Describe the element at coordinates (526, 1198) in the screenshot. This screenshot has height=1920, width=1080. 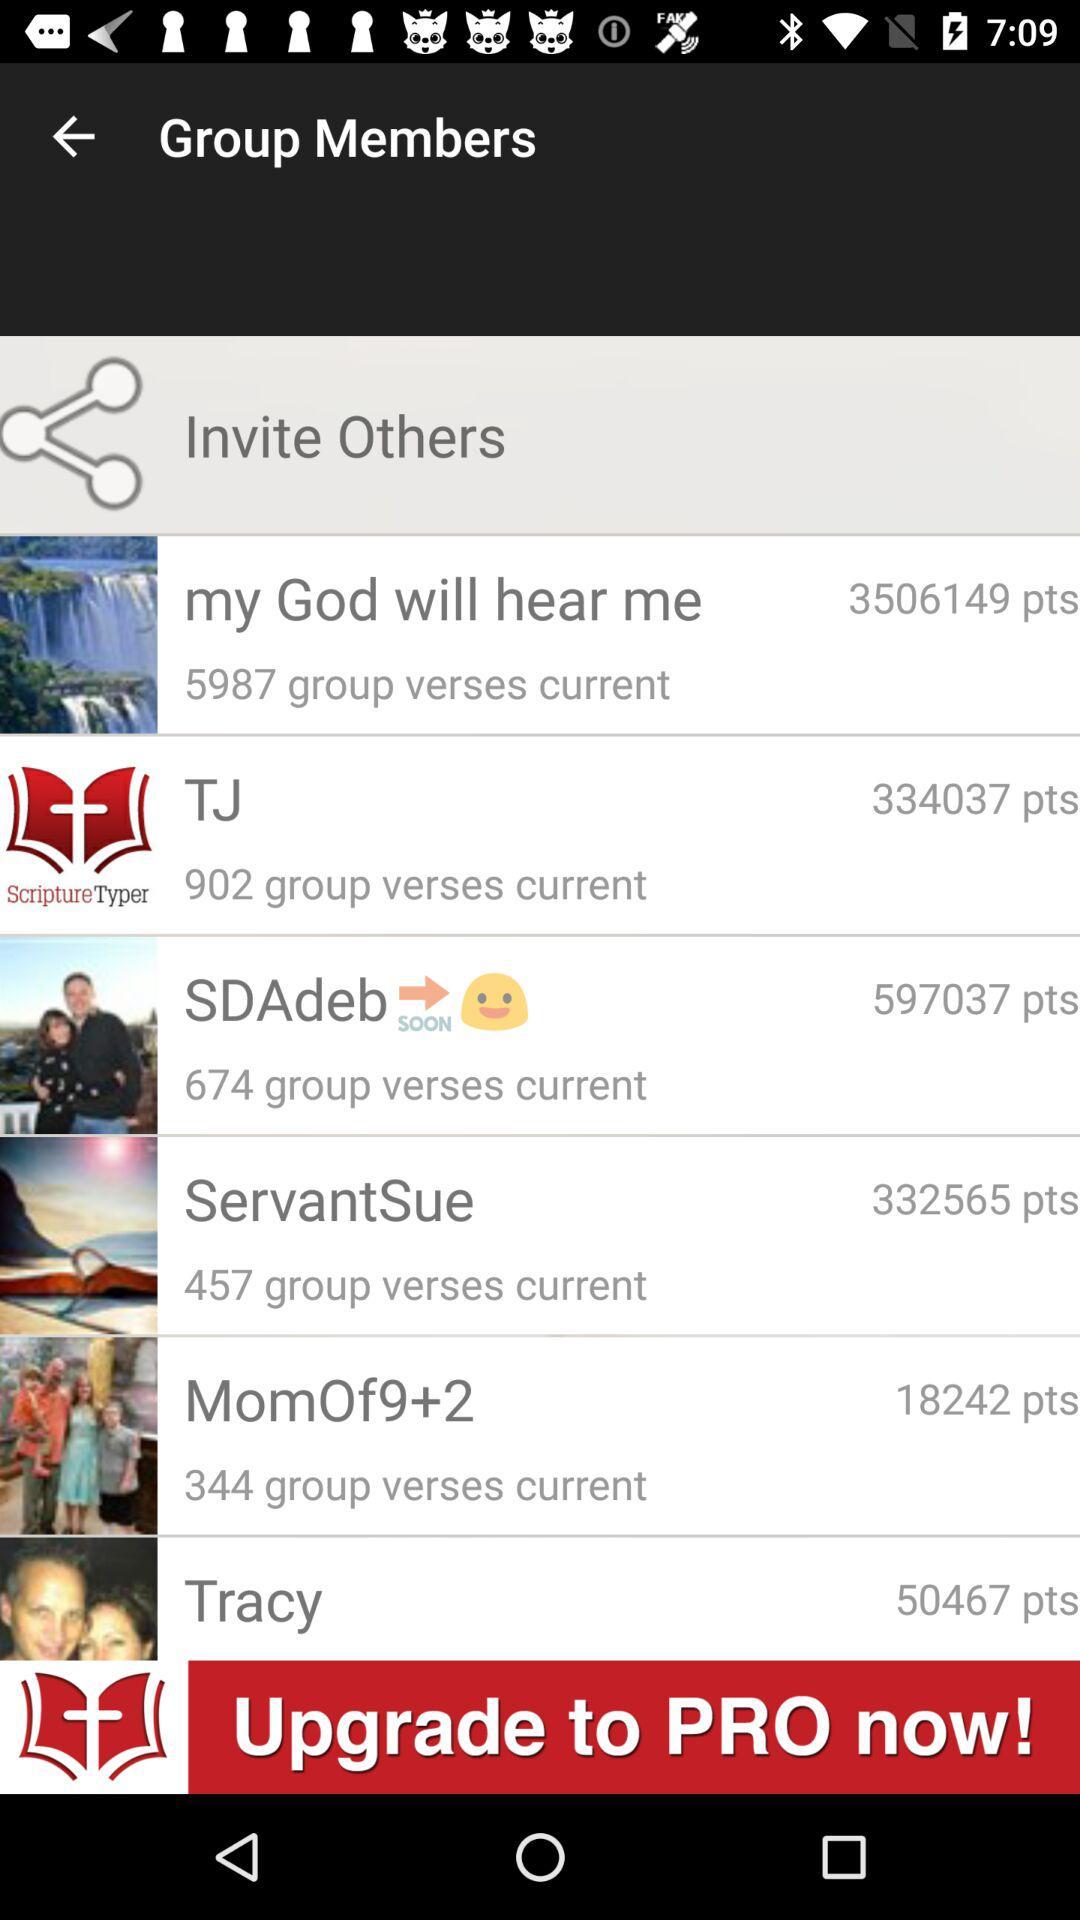
I see `the servantsue item` at that location.